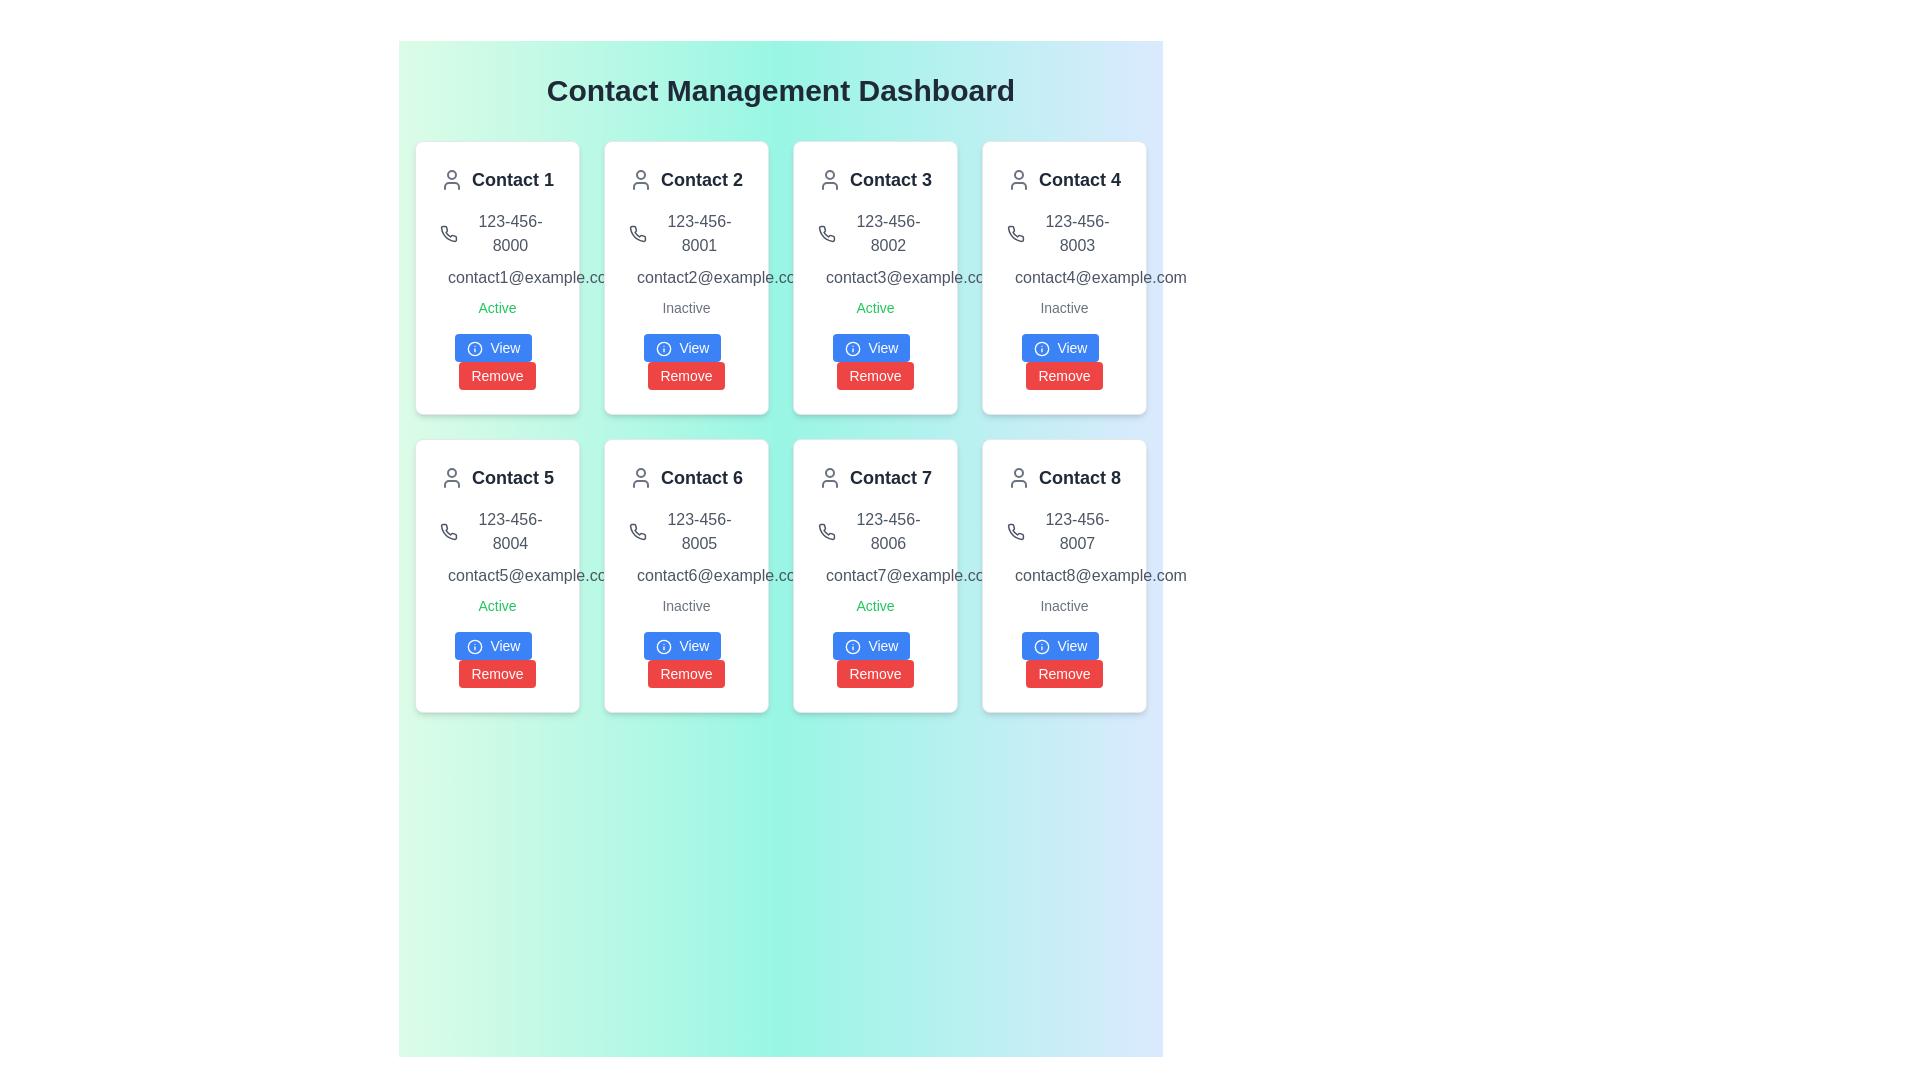 Image resolution: width=1920 pixels, height=1080 pixels. Describe the element at coordinates (663, 348) in the screenshot. I see `circular icon with an information symbol inside, which is styled with a blue border and located within the blue 'View' button in the second contact card (Contact 2) from the left` at that location.